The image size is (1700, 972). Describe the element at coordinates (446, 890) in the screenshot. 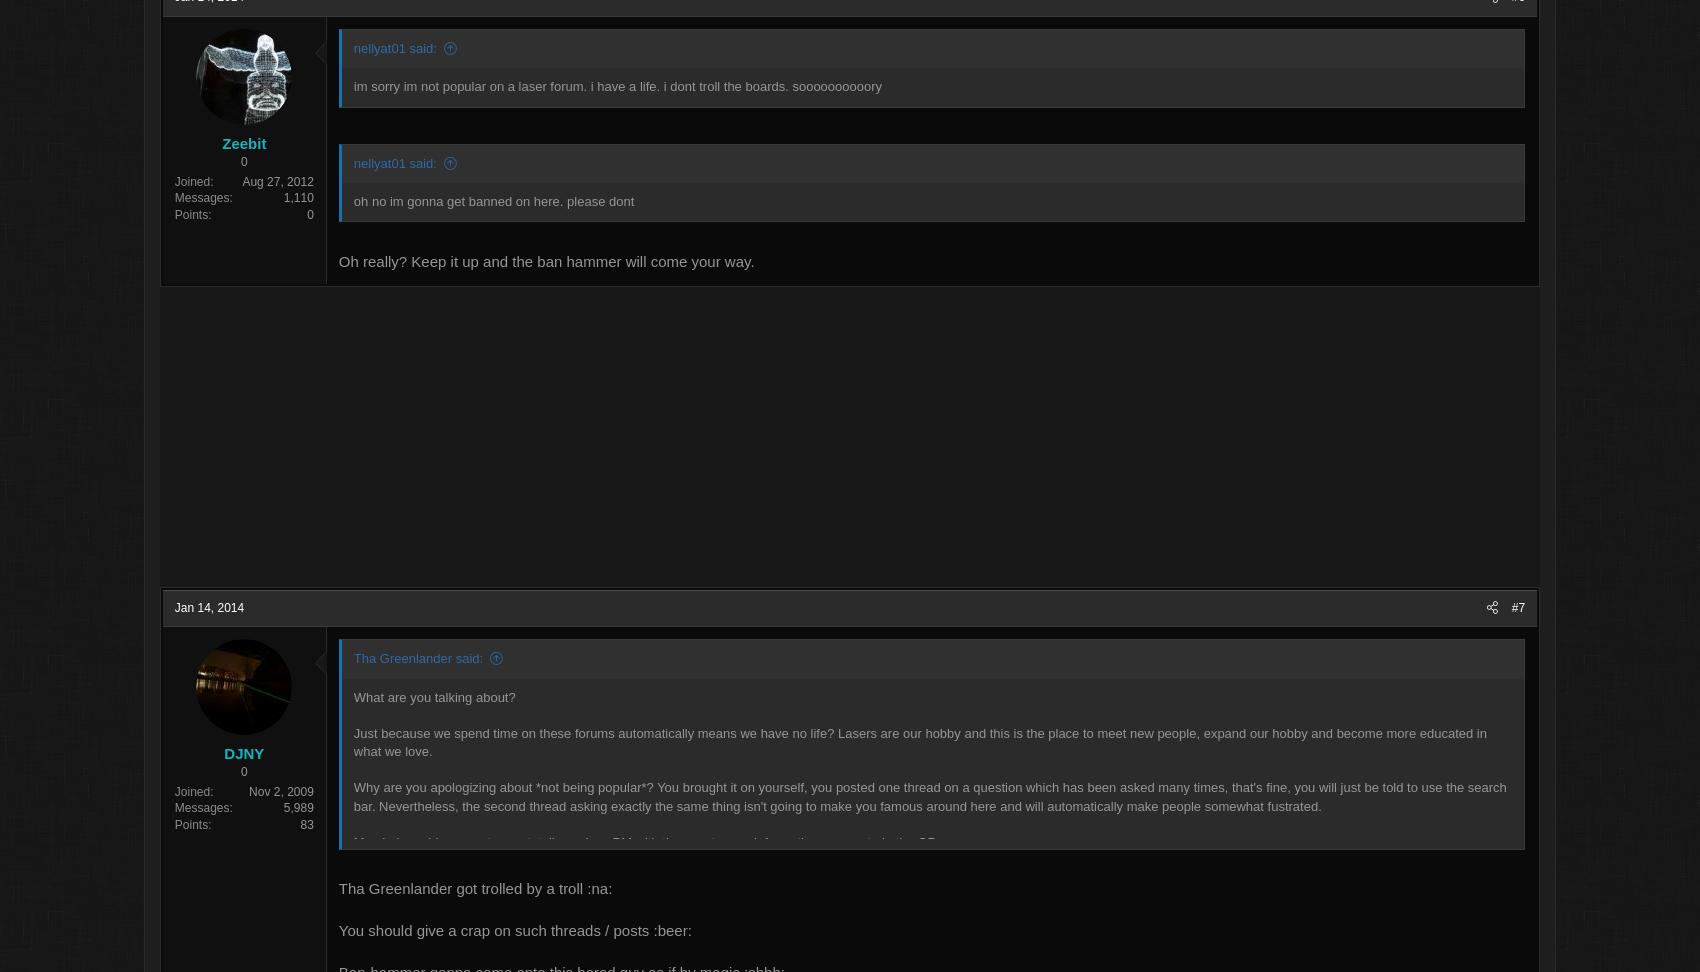

I see `'Tha Greenlander got trolled by a troll :na:'` at that location.